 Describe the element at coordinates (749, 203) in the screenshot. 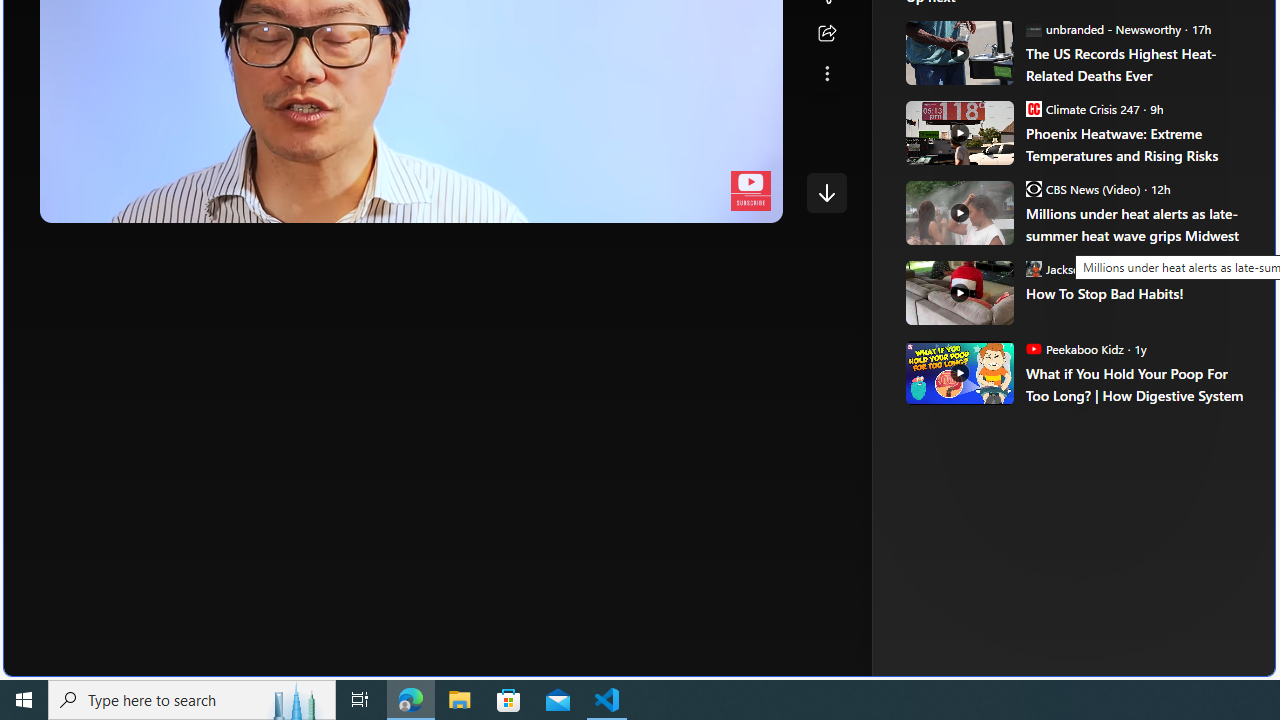

I see `'Full screen (f)'` at that location.